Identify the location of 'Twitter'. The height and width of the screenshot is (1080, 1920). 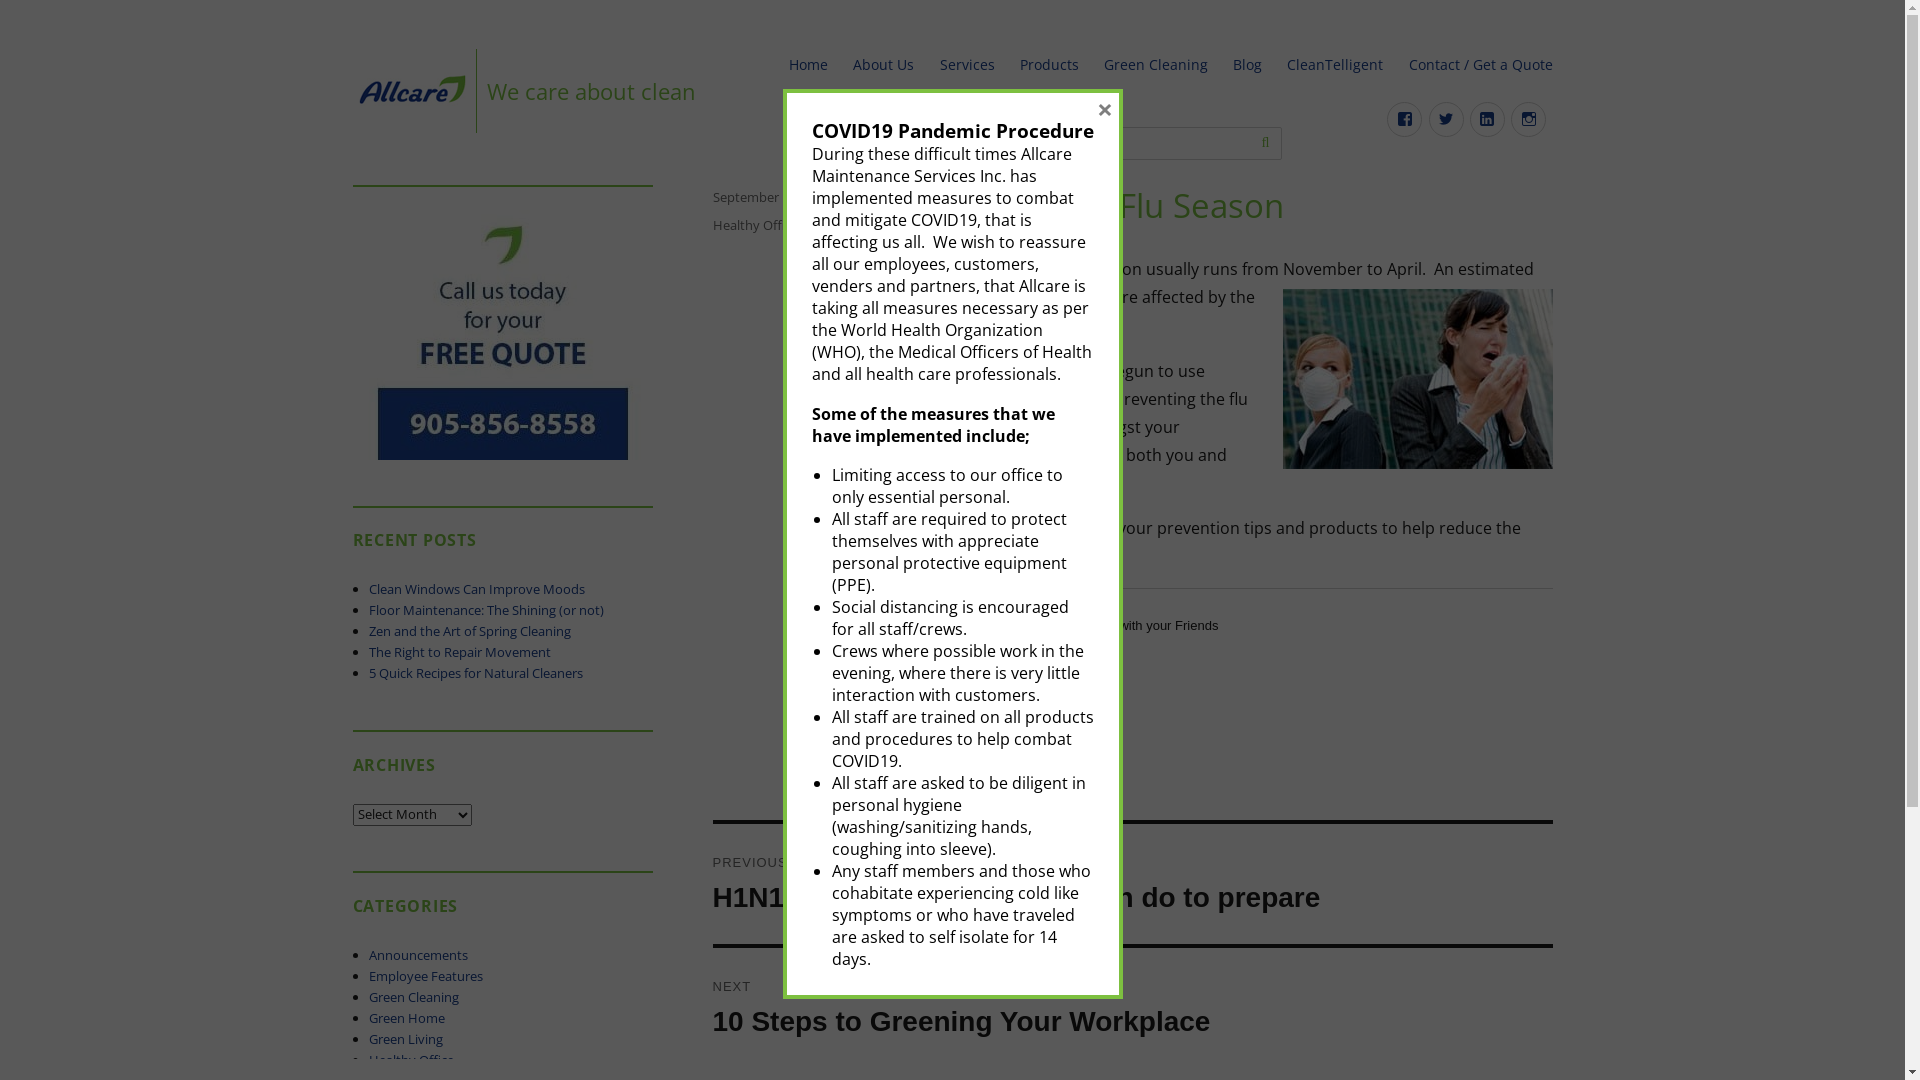
(1446, 119).